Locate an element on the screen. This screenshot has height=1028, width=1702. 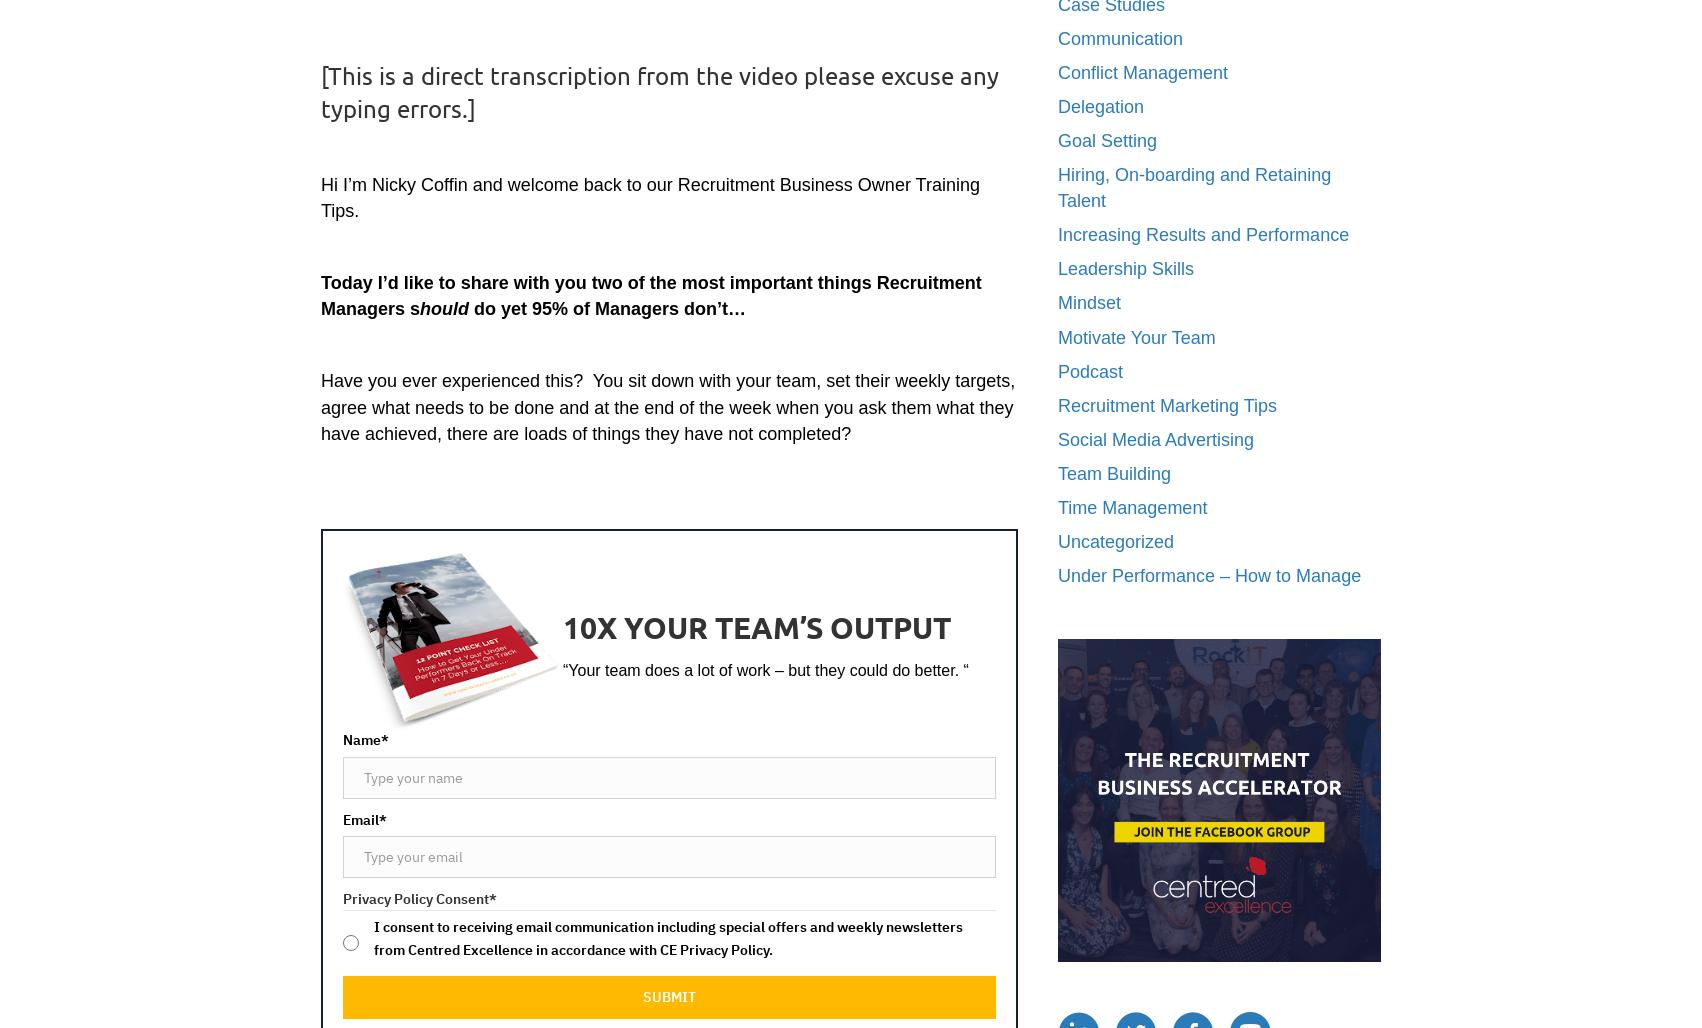
'Hi I’m Nicky Coffin and welcome back to our Recruitment Business Owner Training Tips.' is located at coordinates (649, 195).